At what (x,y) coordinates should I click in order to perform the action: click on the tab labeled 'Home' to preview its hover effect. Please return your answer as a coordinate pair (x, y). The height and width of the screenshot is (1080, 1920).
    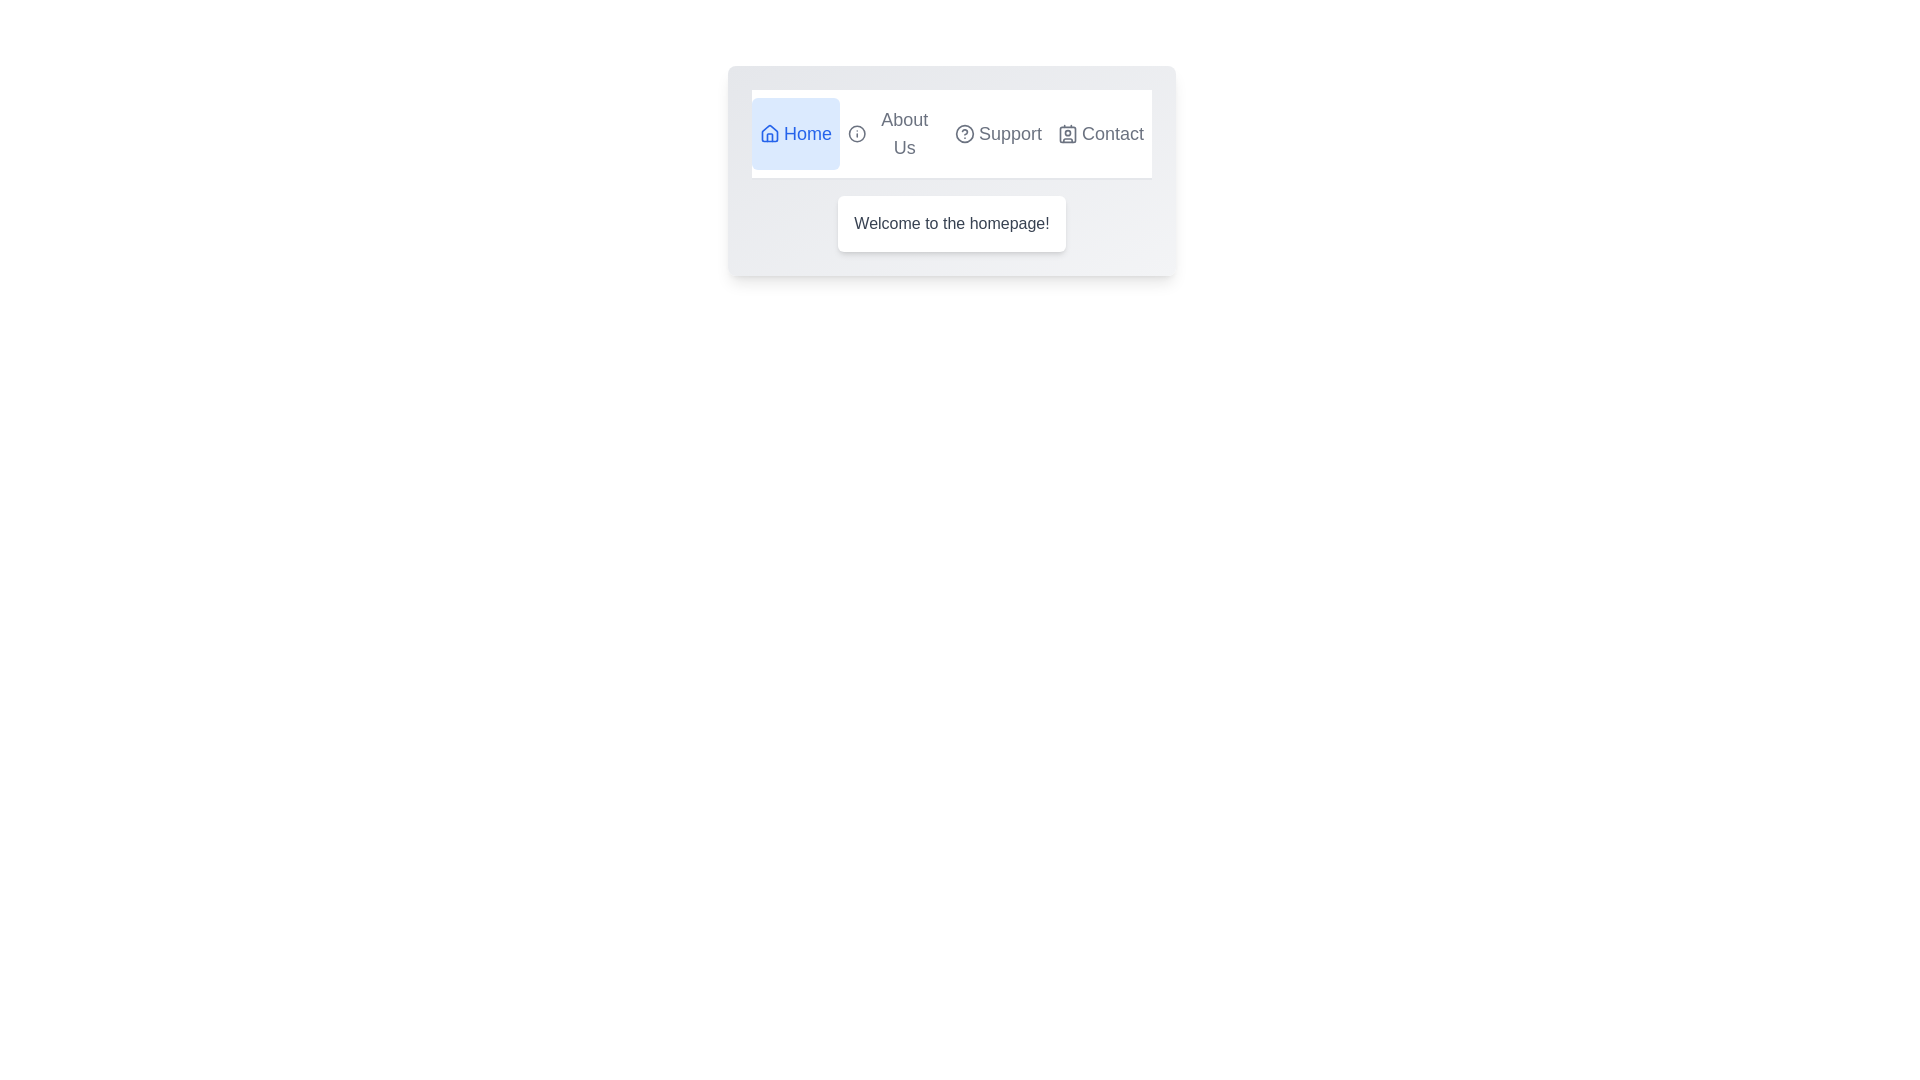
    Looking at the image, I should click on (795, 134).